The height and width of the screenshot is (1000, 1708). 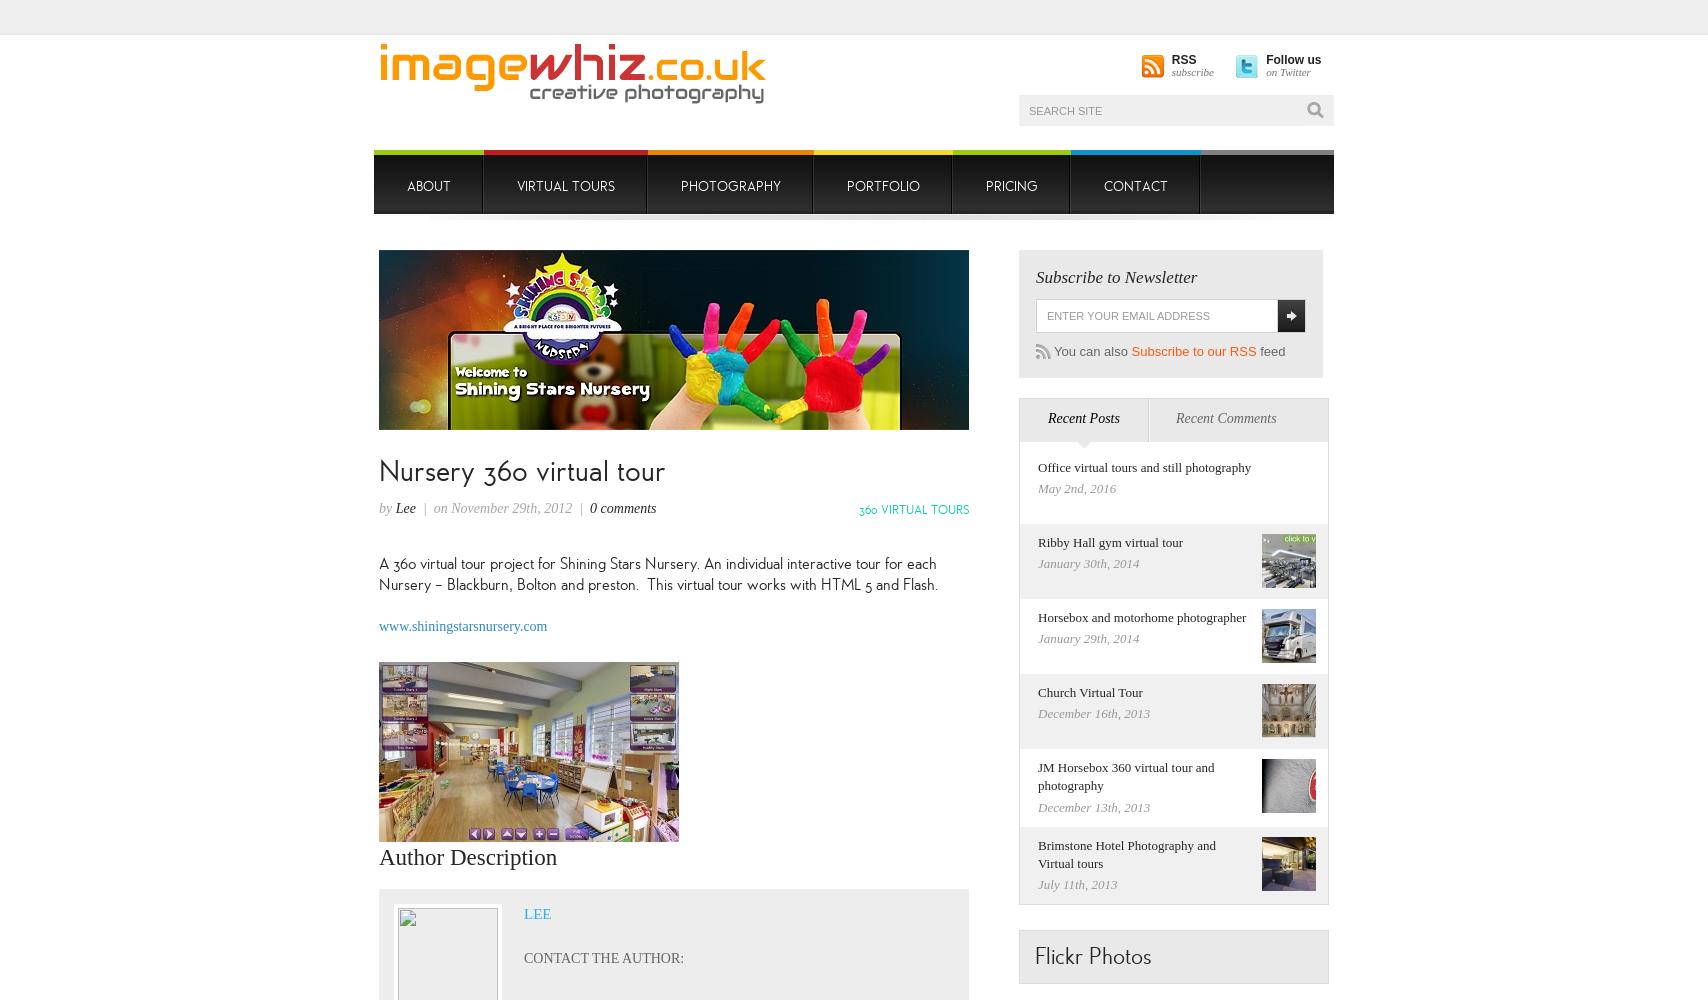 What do you see at coordinates (1126, 852) in the screenshot?
I see `'Brimstone Hotel Photography and Virtual tours'` at bounding box center [1126, 852].